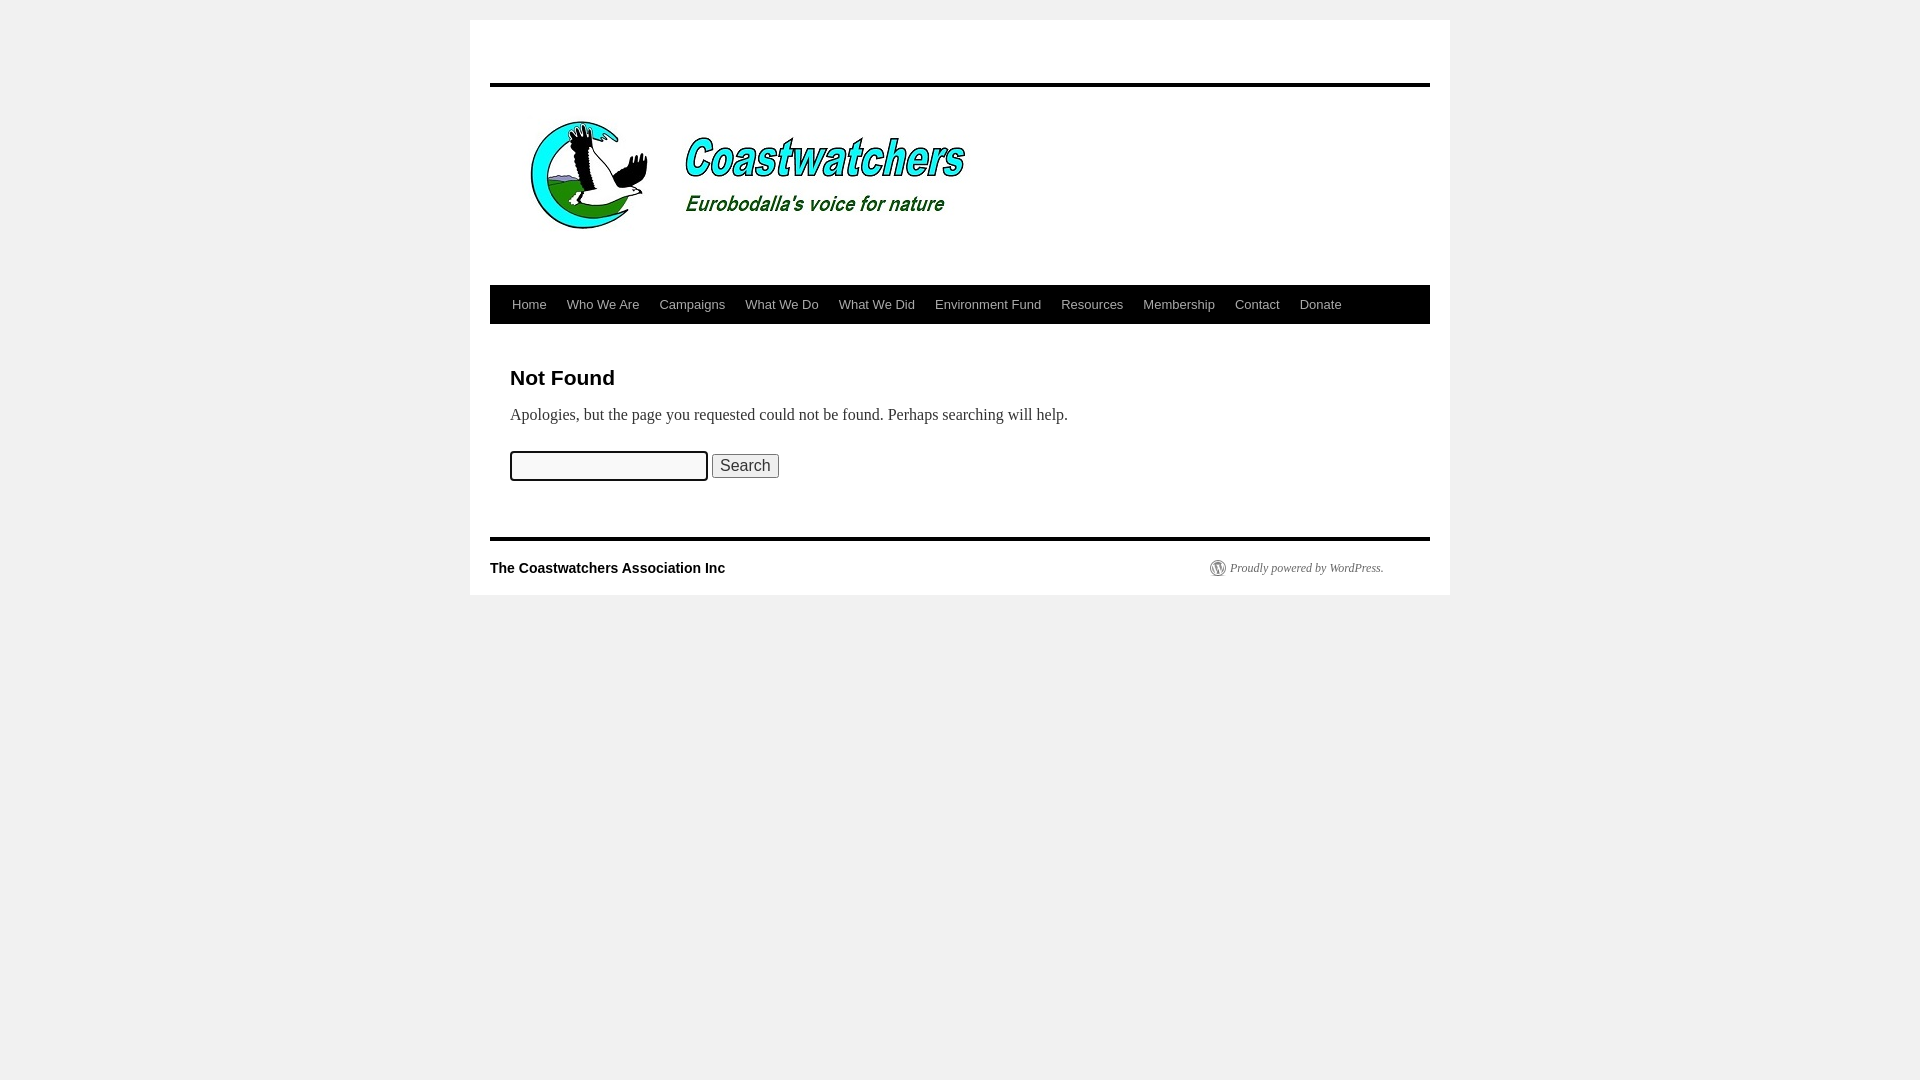  What do you see at coordinates (529, 304) in the screenshot?
I see `'Home'` at bounding box center [529, 304].